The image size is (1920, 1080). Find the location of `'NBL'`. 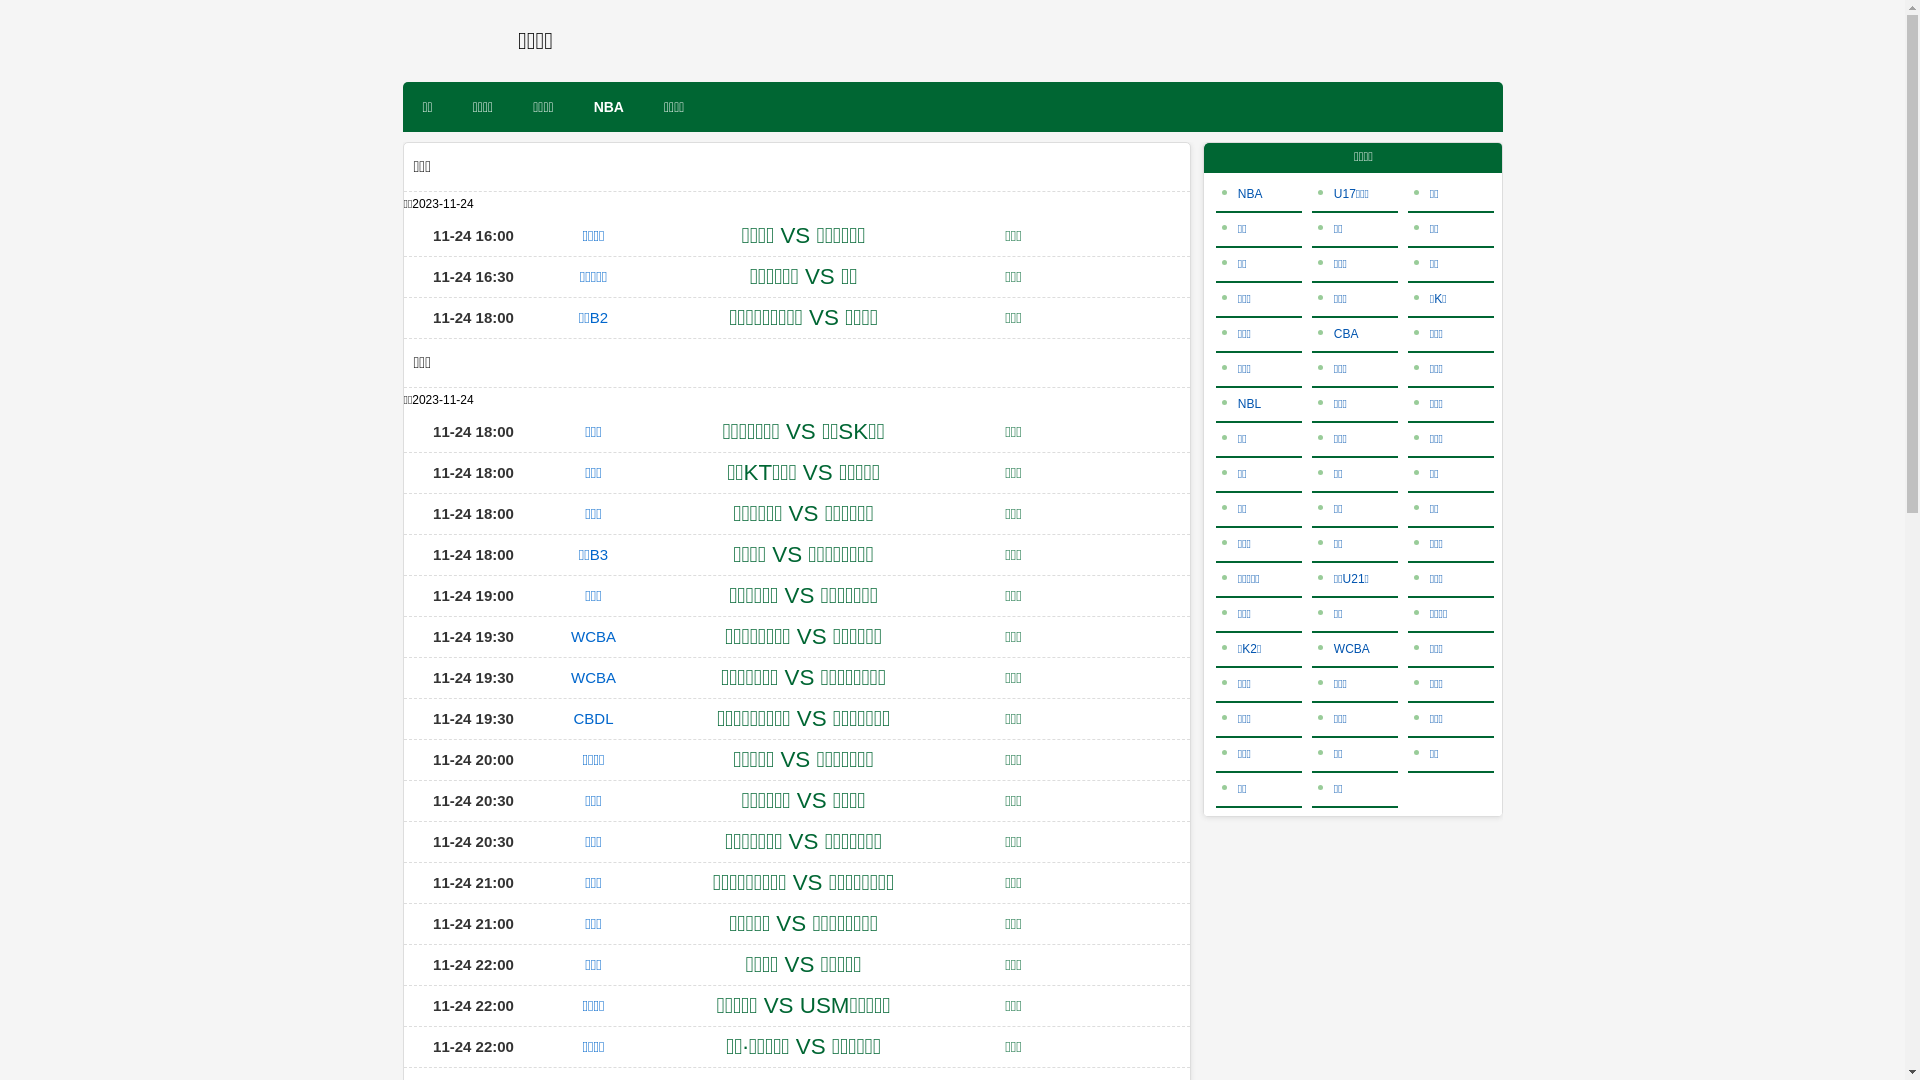

'NBL' is located at coordinates (1241, 404).